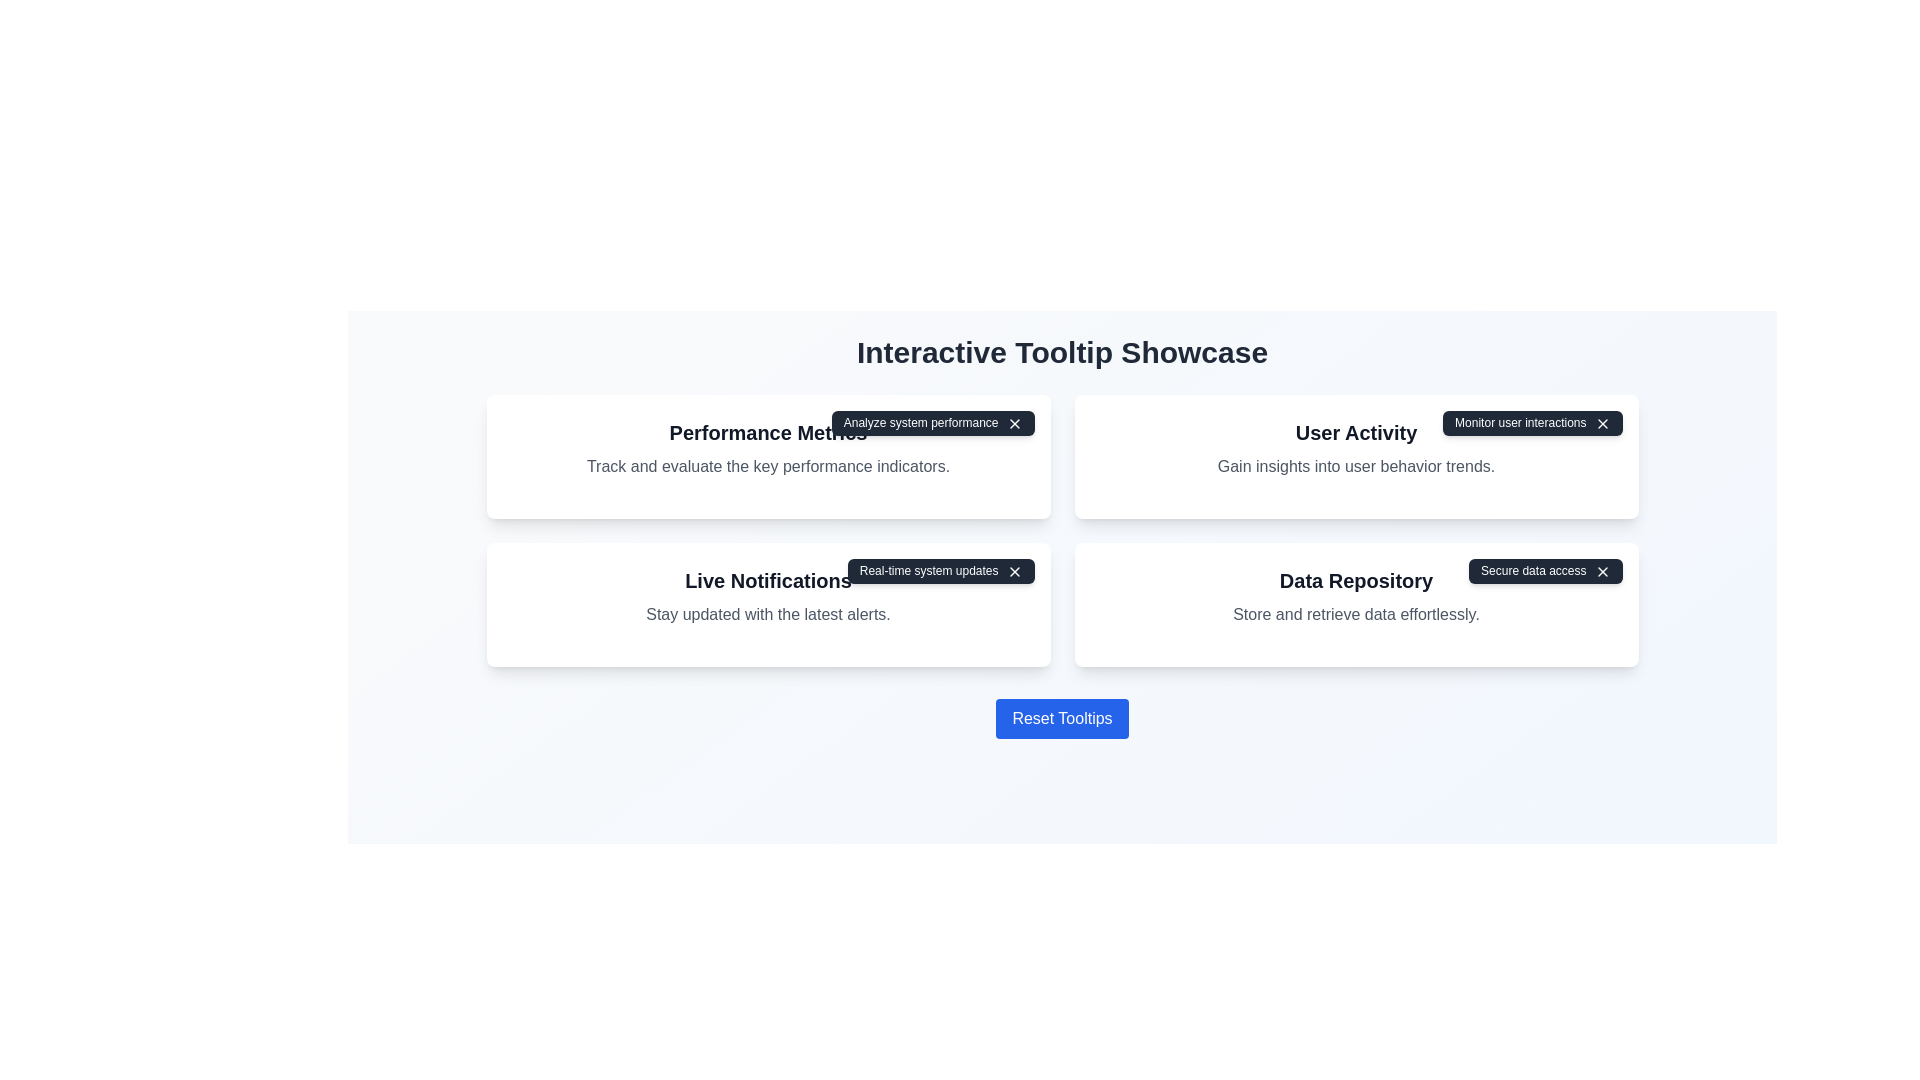 The width and height of the screenshot is (1920, 1080). I want to click on tooltip text displayed in the top-right area of the 'Live Notifications' section, which provides additional information or updates, so click(940, 571).